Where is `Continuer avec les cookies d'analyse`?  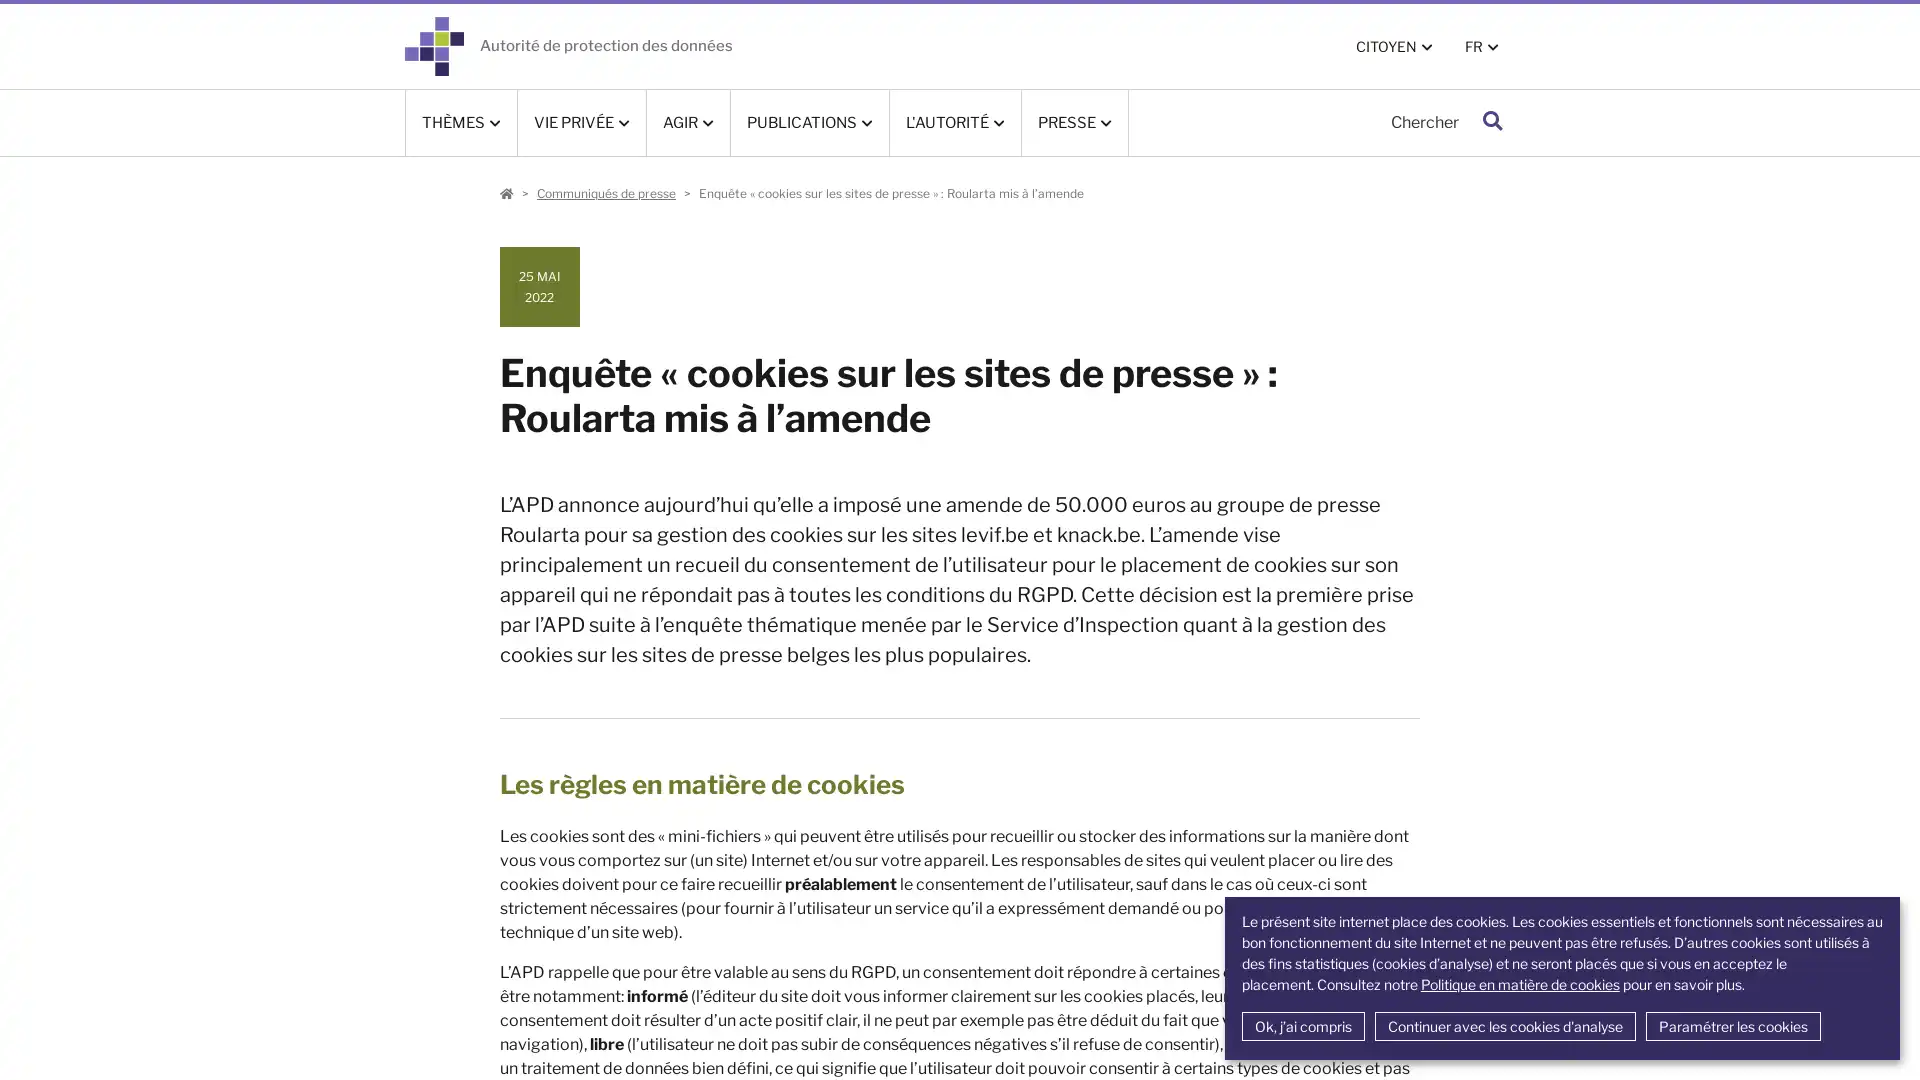 Continuer avec les cookies d'analyse is located at coordinates (1504, 1026).